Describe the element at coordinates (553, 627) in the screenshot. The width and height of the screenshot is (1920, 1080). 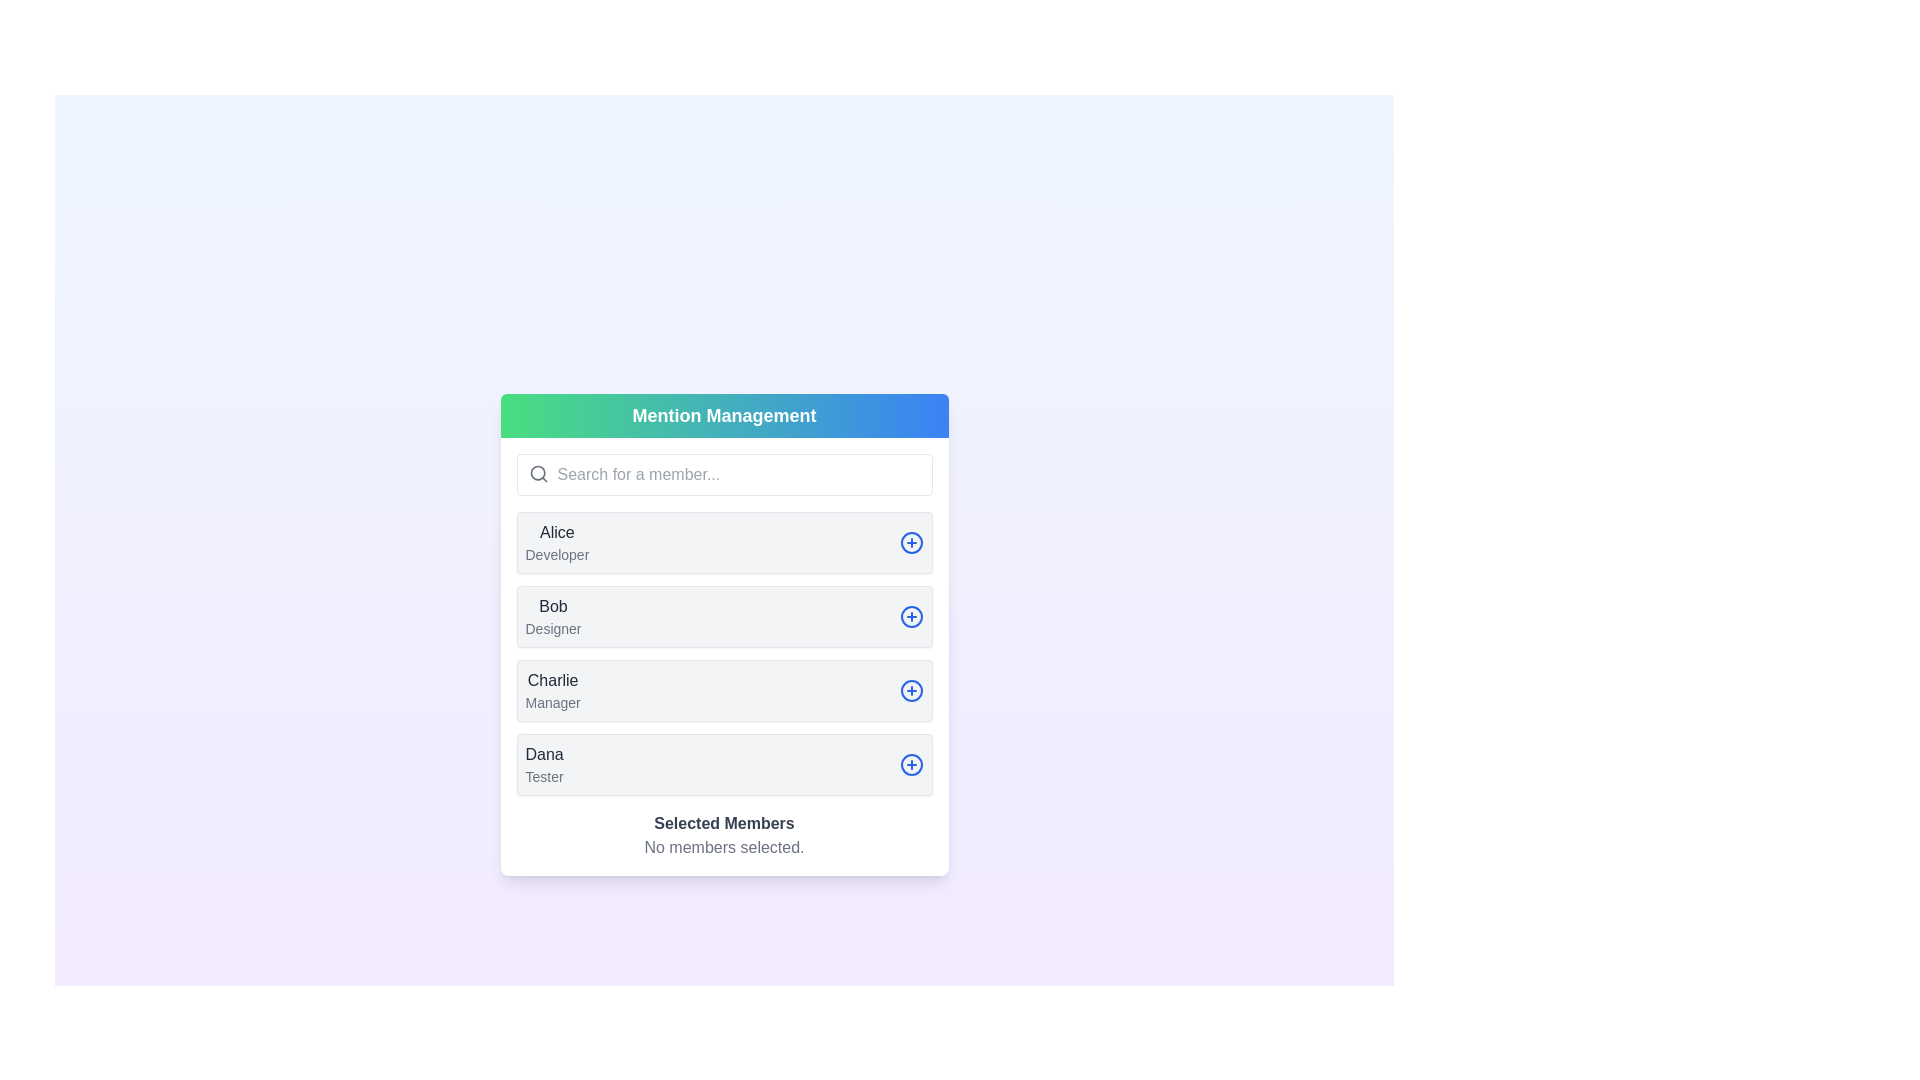
I see `the text element that provides additional descriptive information about the member named 'Bob', which is positioned underneath the text 'Bob'` at that location.